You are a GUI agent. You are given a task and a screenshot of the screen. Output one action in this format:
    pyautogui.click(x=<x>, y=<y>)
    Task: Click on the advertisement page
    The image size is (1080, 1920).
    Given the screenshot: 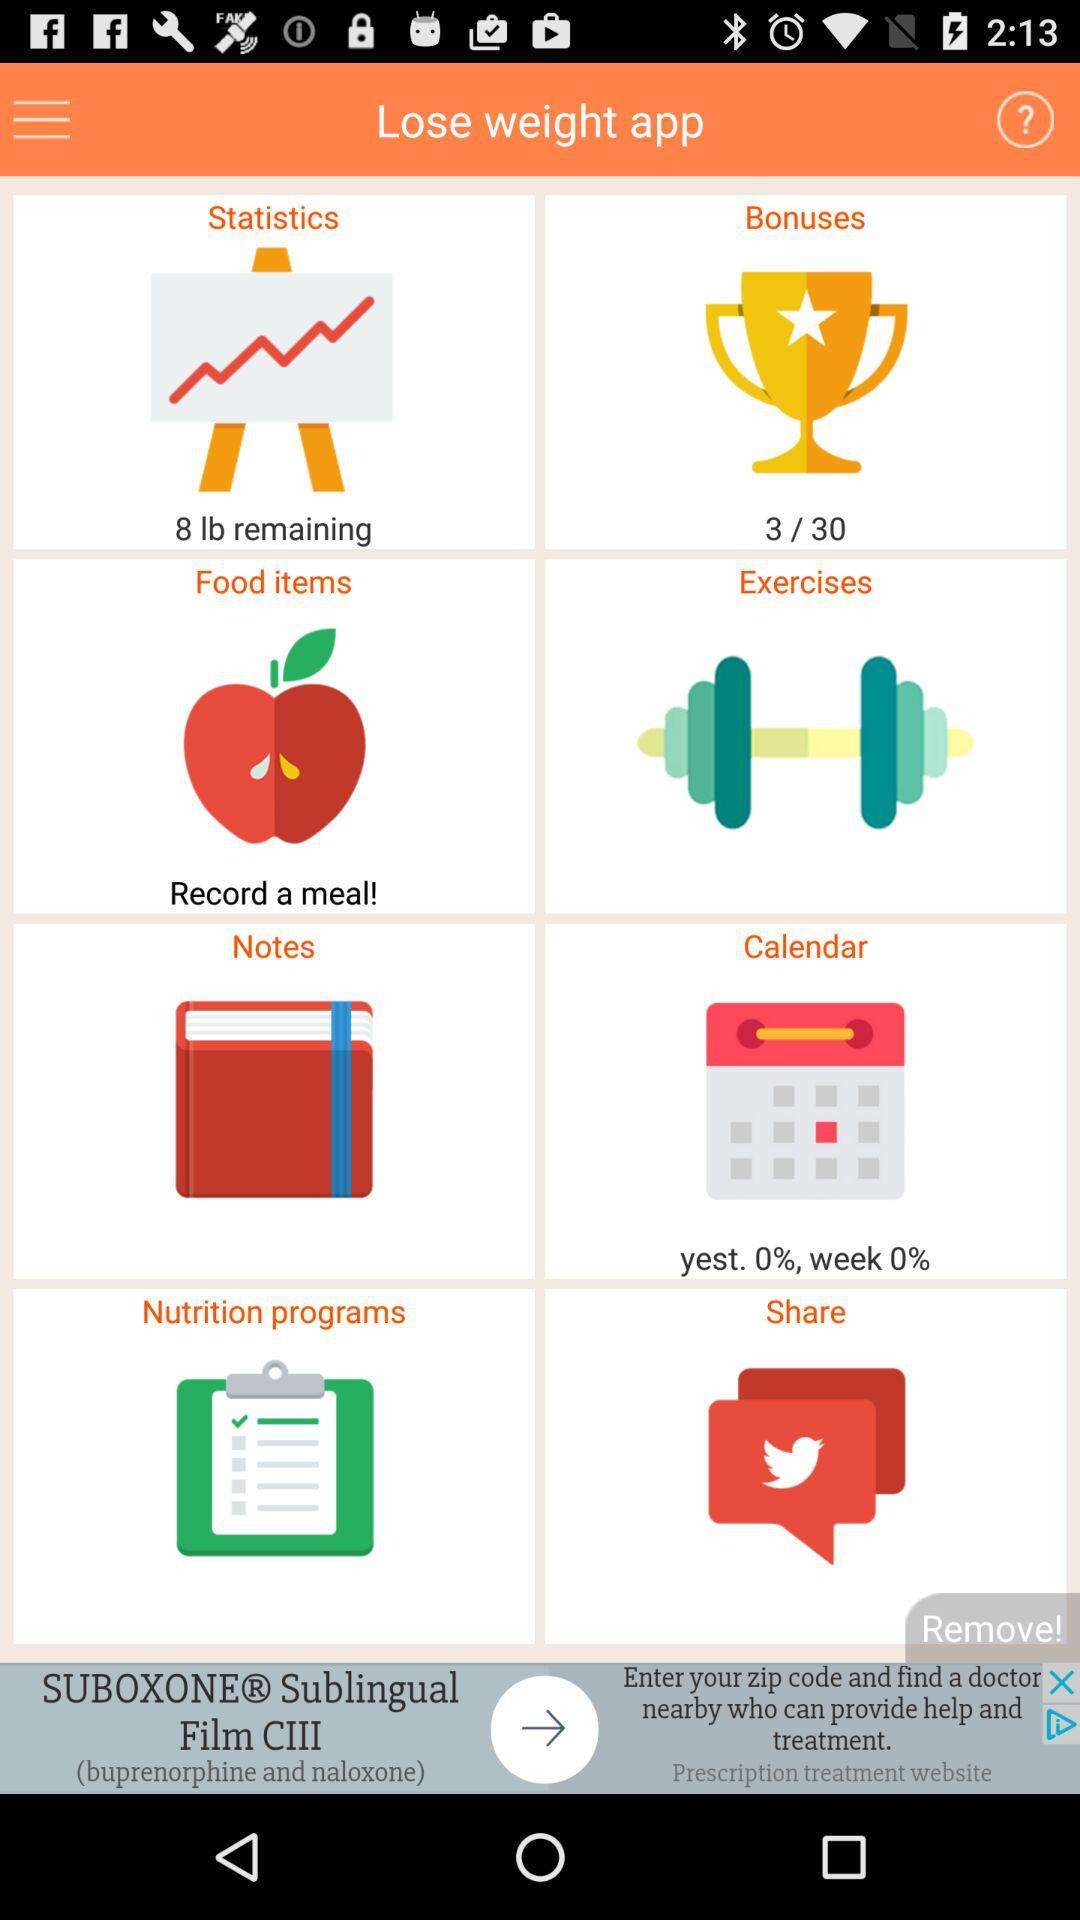 What is the action you would take?
    pyautogui.click(x=540, y=1727)
    